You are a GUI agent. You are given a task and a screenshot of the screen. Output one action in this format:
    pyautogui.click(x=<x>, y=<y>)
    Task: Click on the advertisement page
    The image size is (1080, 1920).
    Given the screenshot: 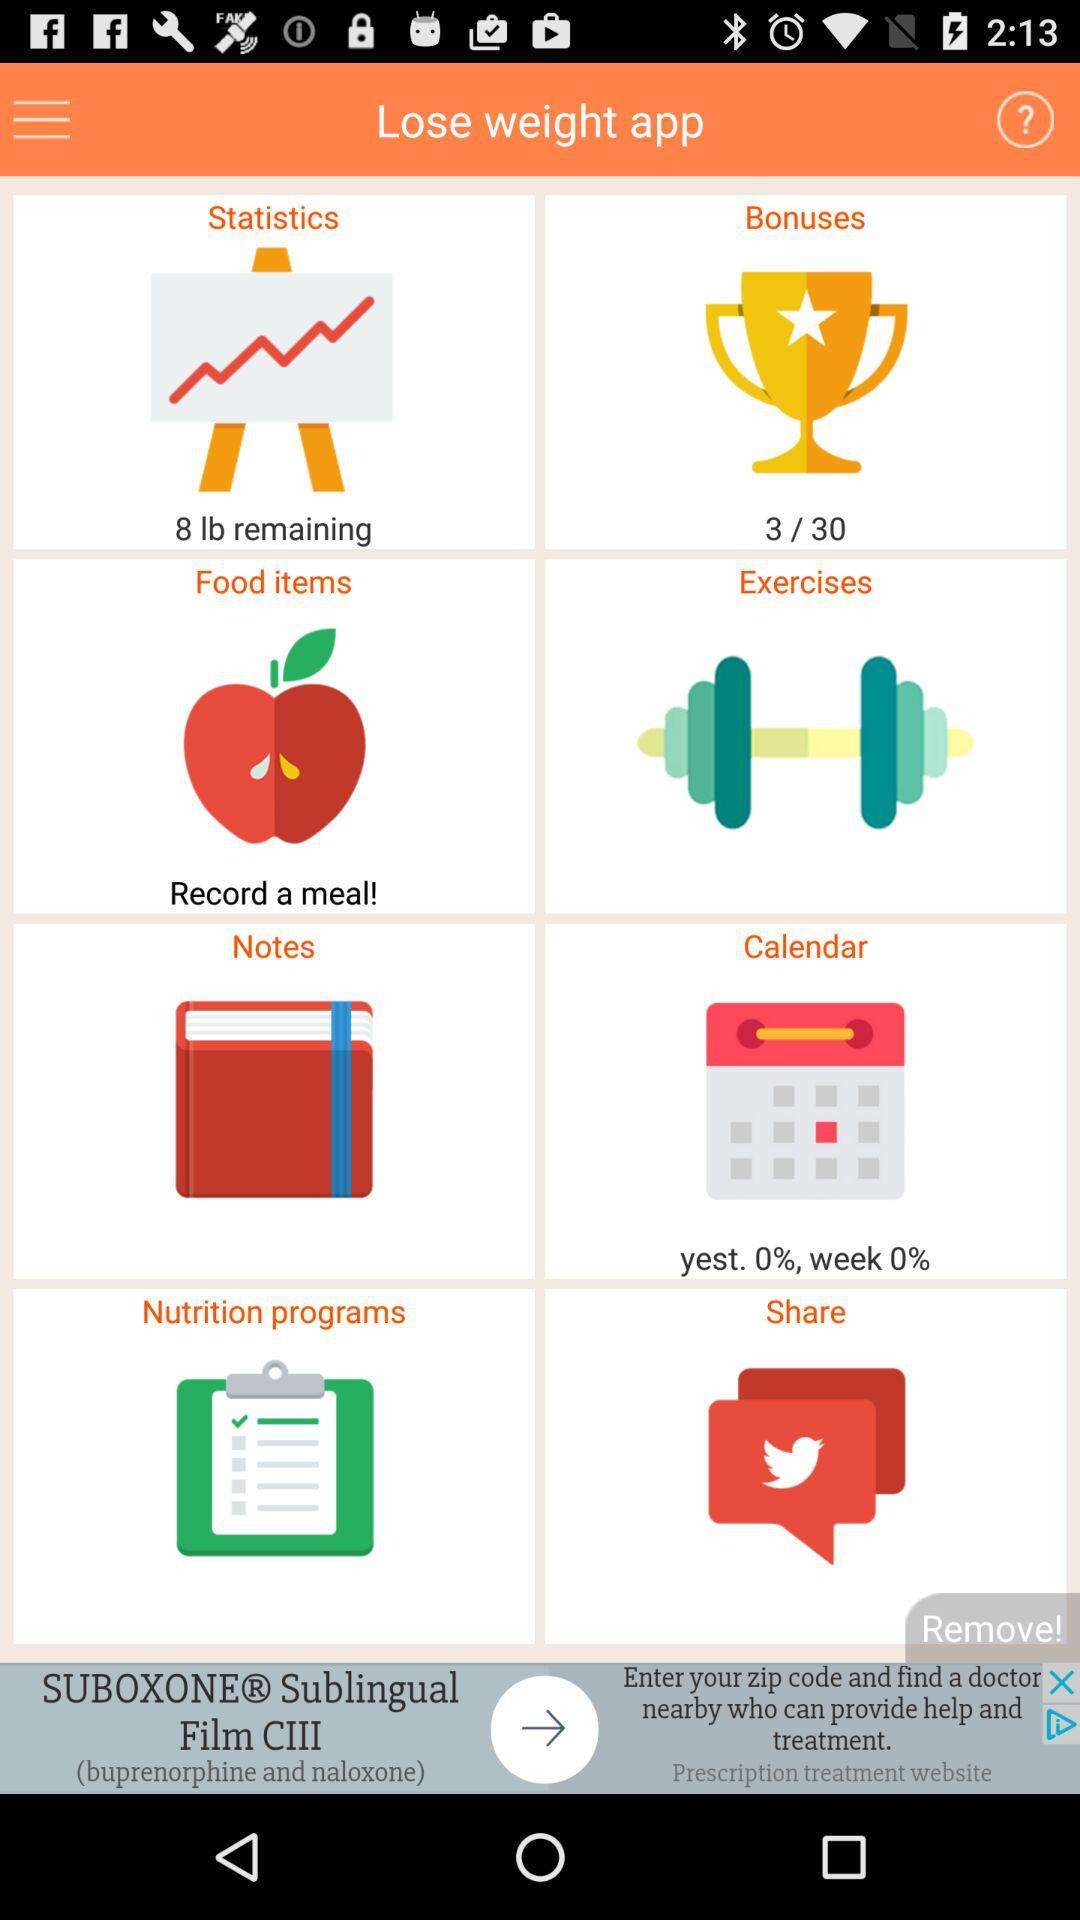 What is the action you would take?
    pyautogui.click(x=540, y=1727)
    